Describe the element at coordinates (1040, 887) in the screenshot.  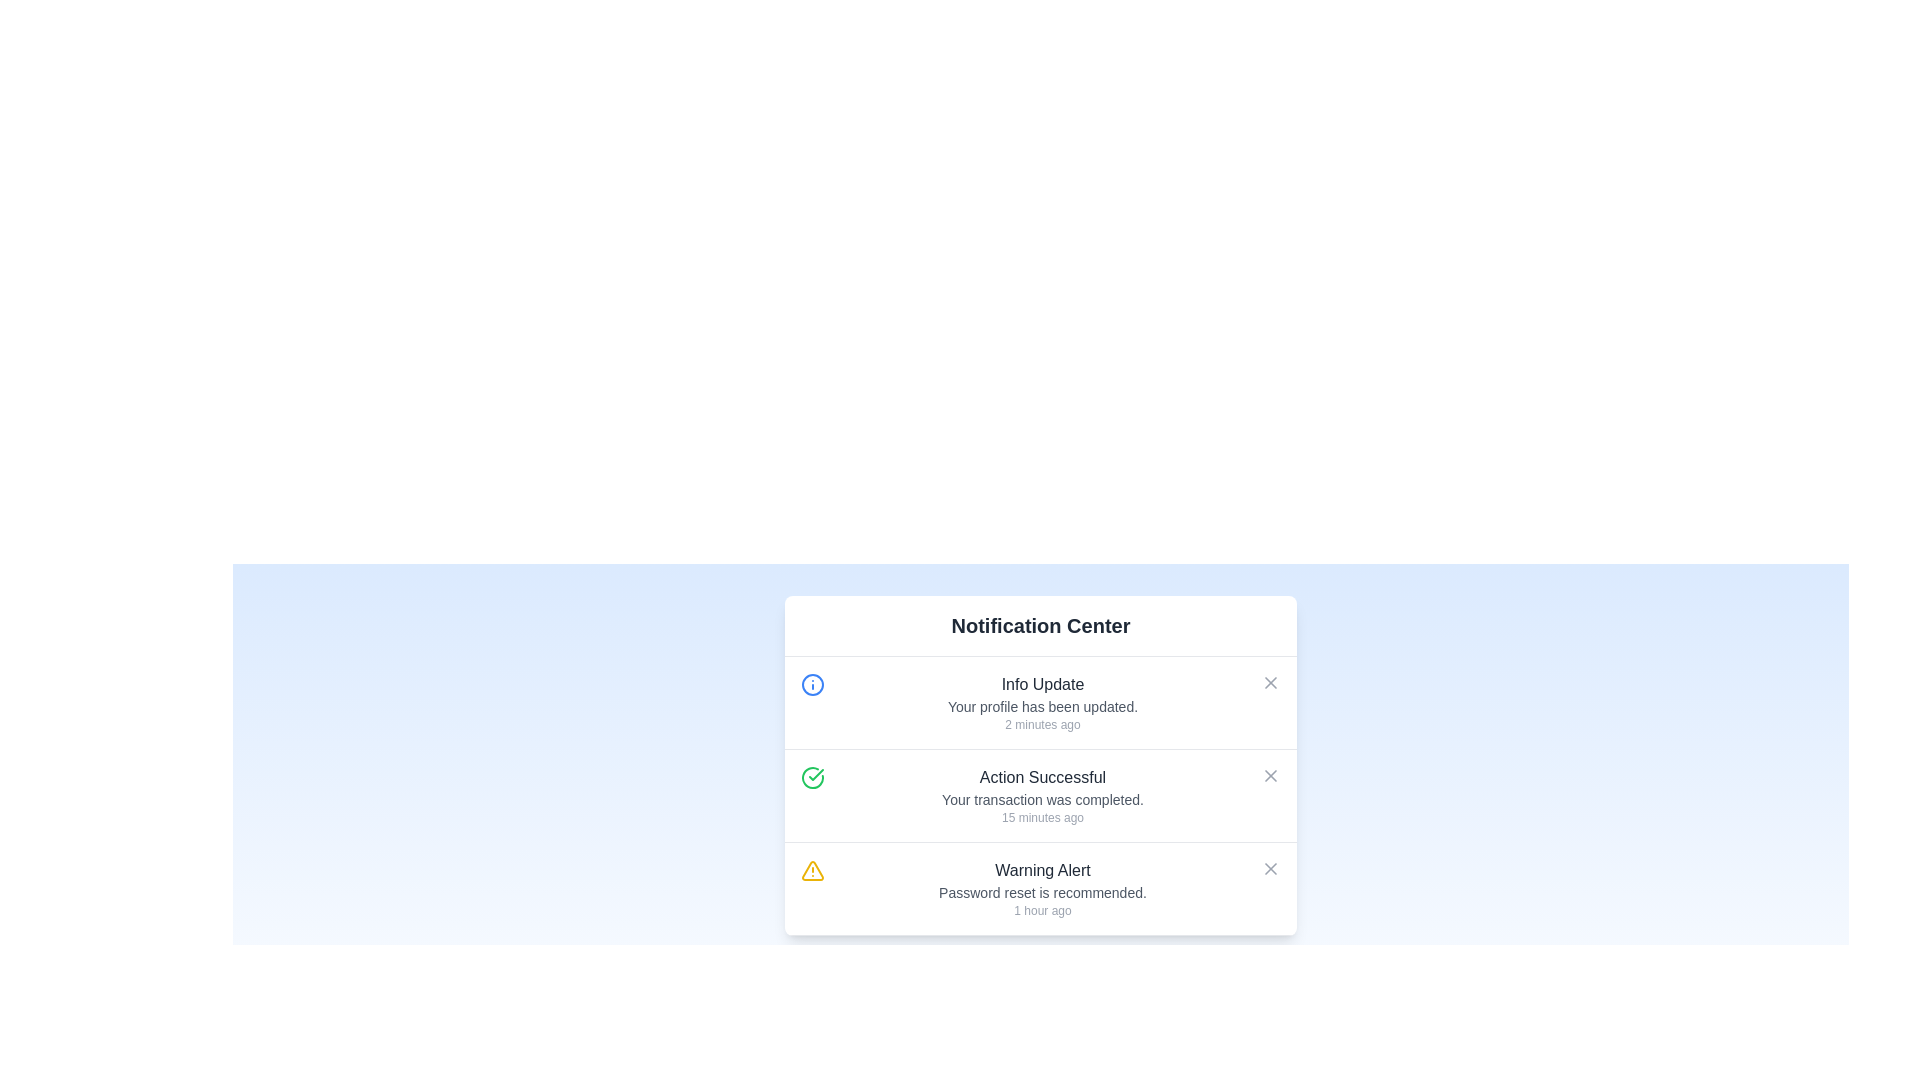
I see `the Notification card that advises a password reset, which is the third item in the vertical list of notifications` at that location.